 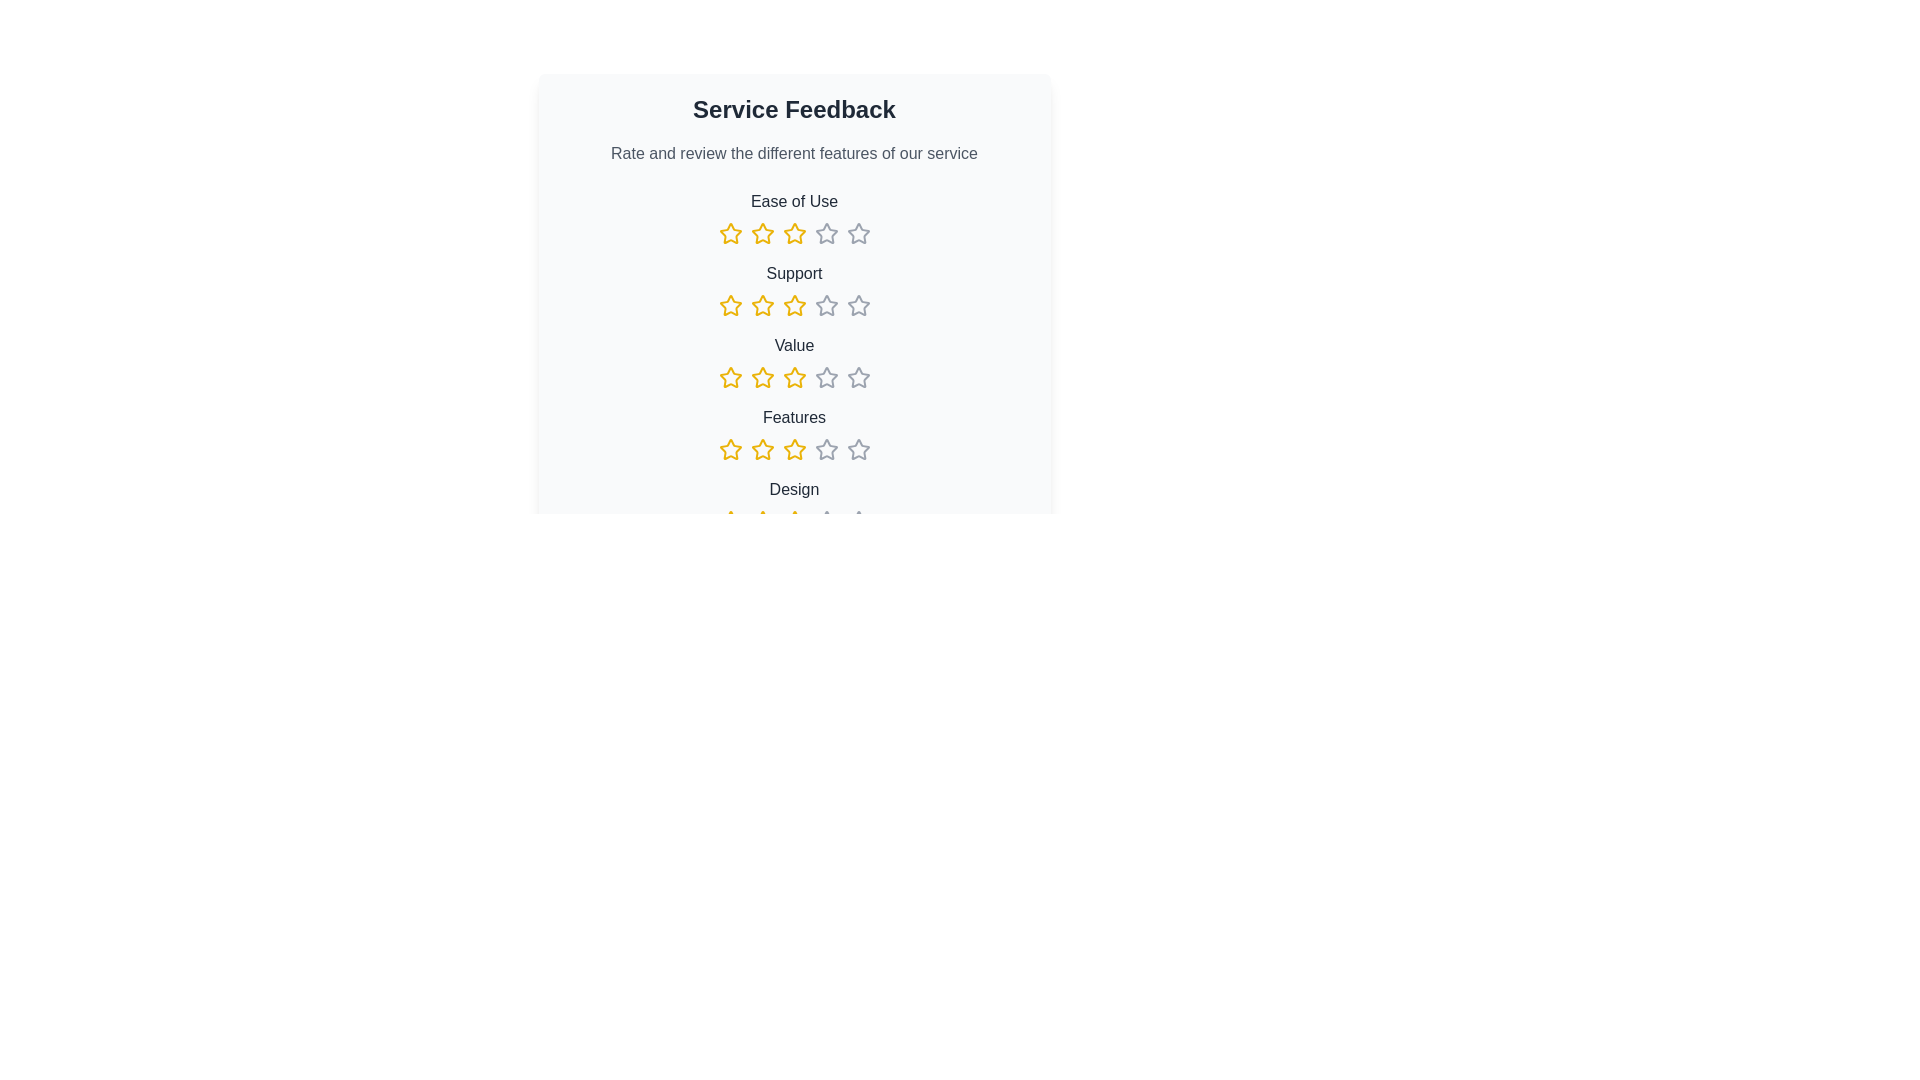 What do you see at coordinates (793, 416) in the screenshot?
I see `the 'Features' text label in the rating feedback form, which is styled in dark gray and serves as the title for the respective rating row` at bounding box center [793, 416].